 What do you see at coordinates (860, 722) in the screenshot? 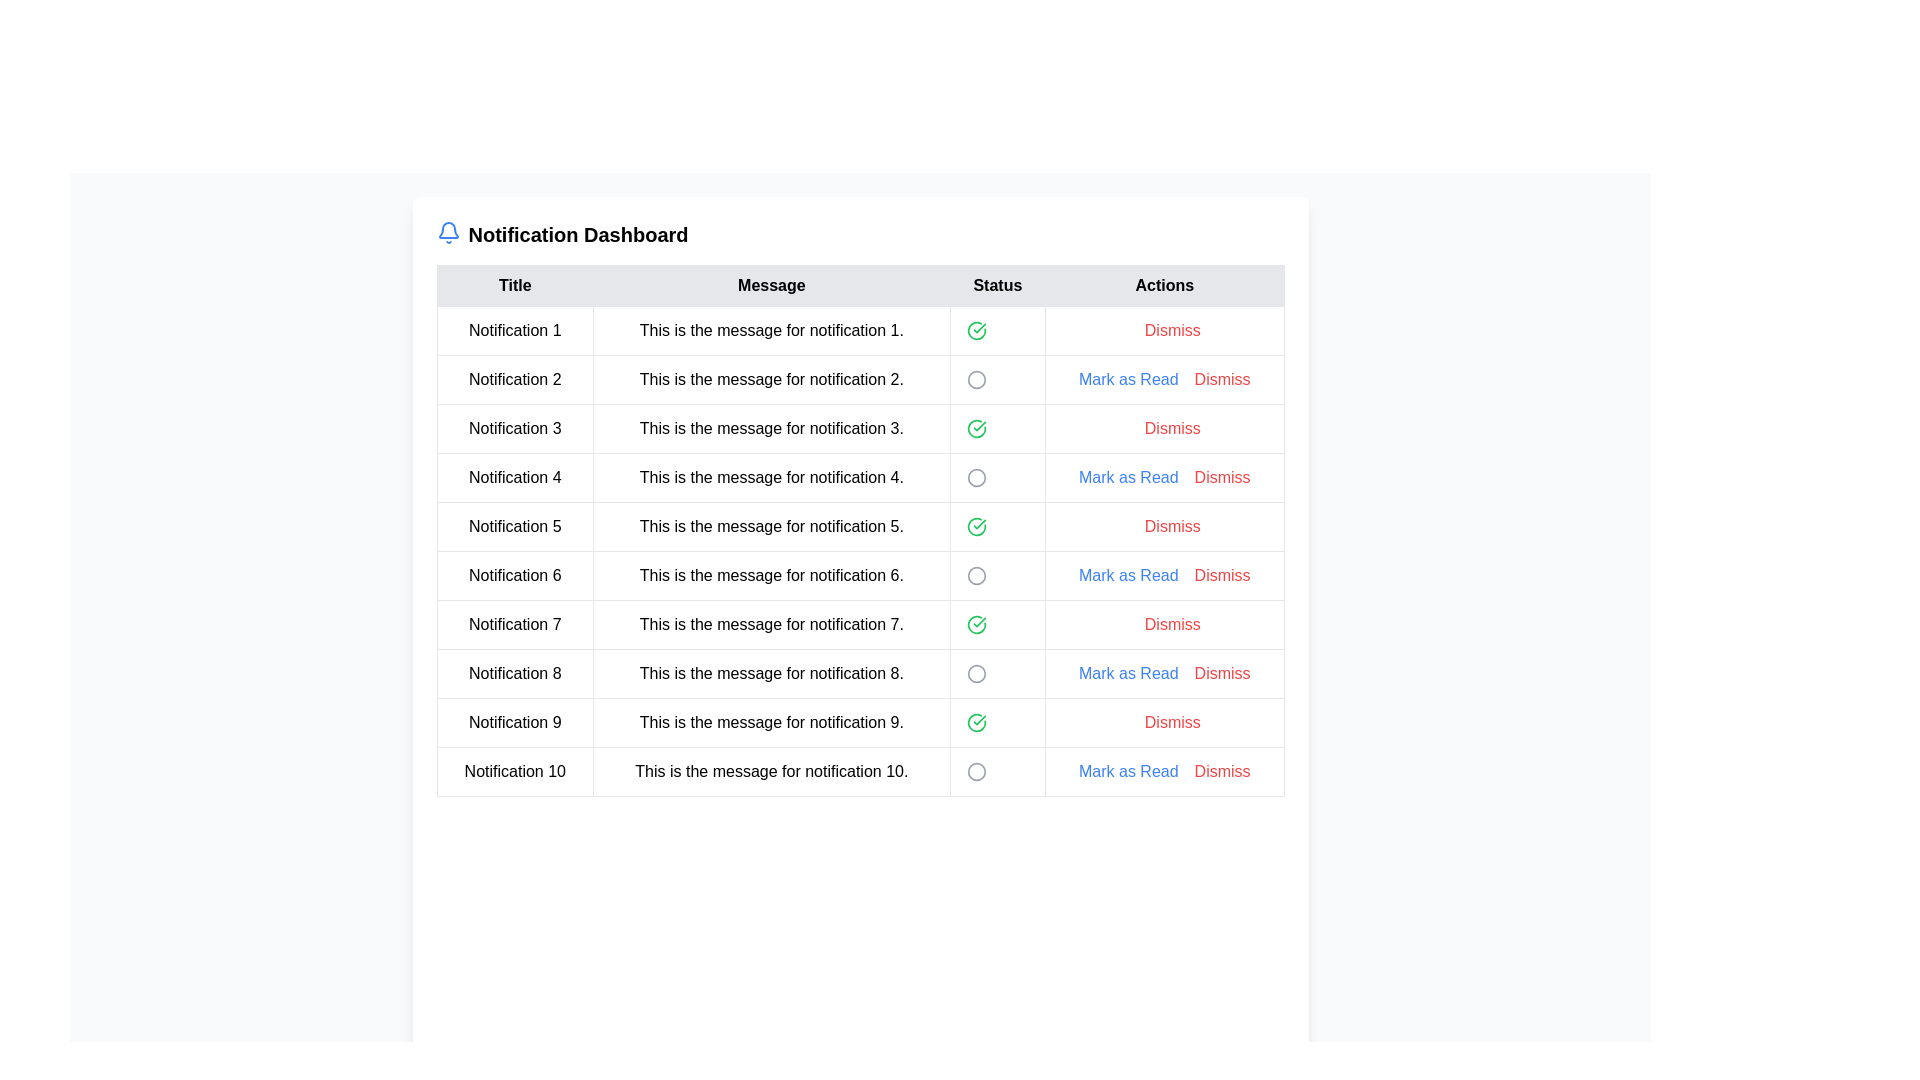
I see `the ninth row in the notification dashboard that displays details about a specific notification, including its title, brief message, and status` at bounding box center [860, 722].